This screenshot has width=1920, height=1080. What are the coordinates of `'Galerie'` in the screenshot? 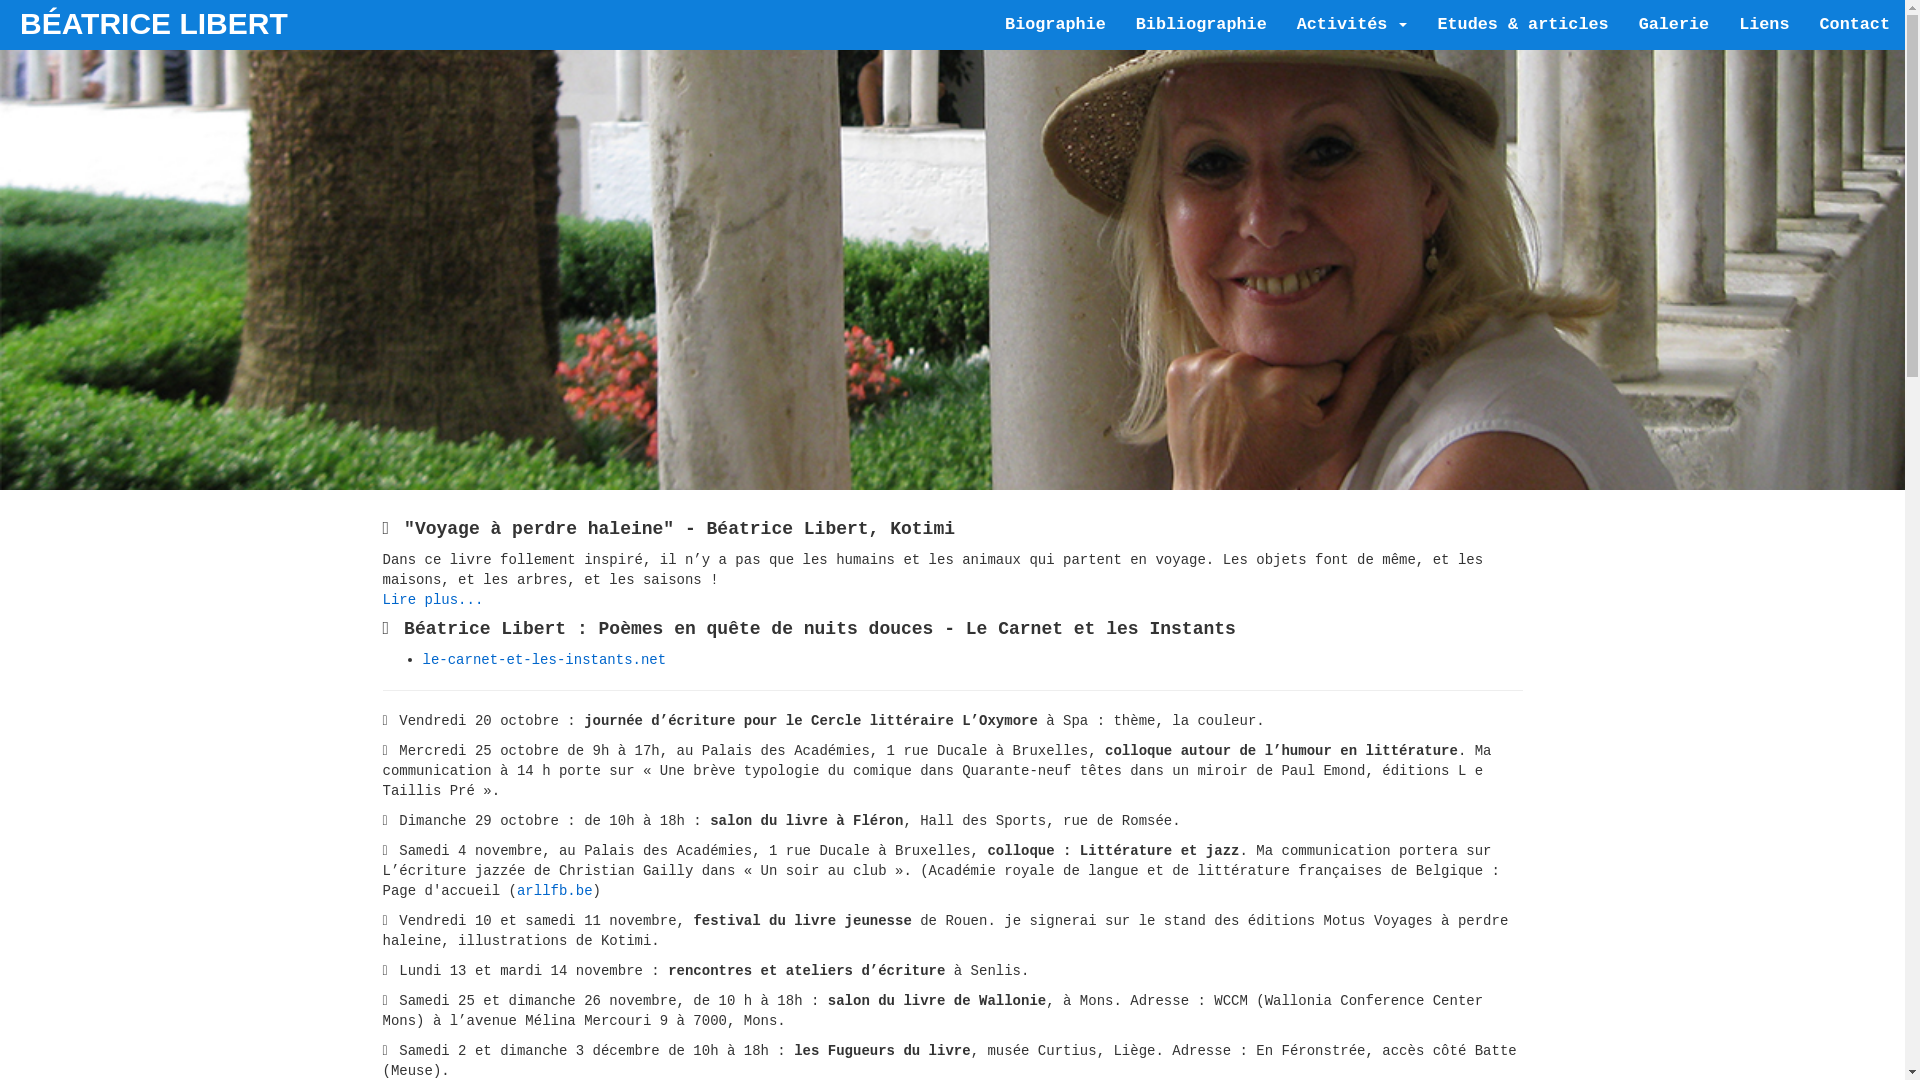 It's located at (1674, 24).